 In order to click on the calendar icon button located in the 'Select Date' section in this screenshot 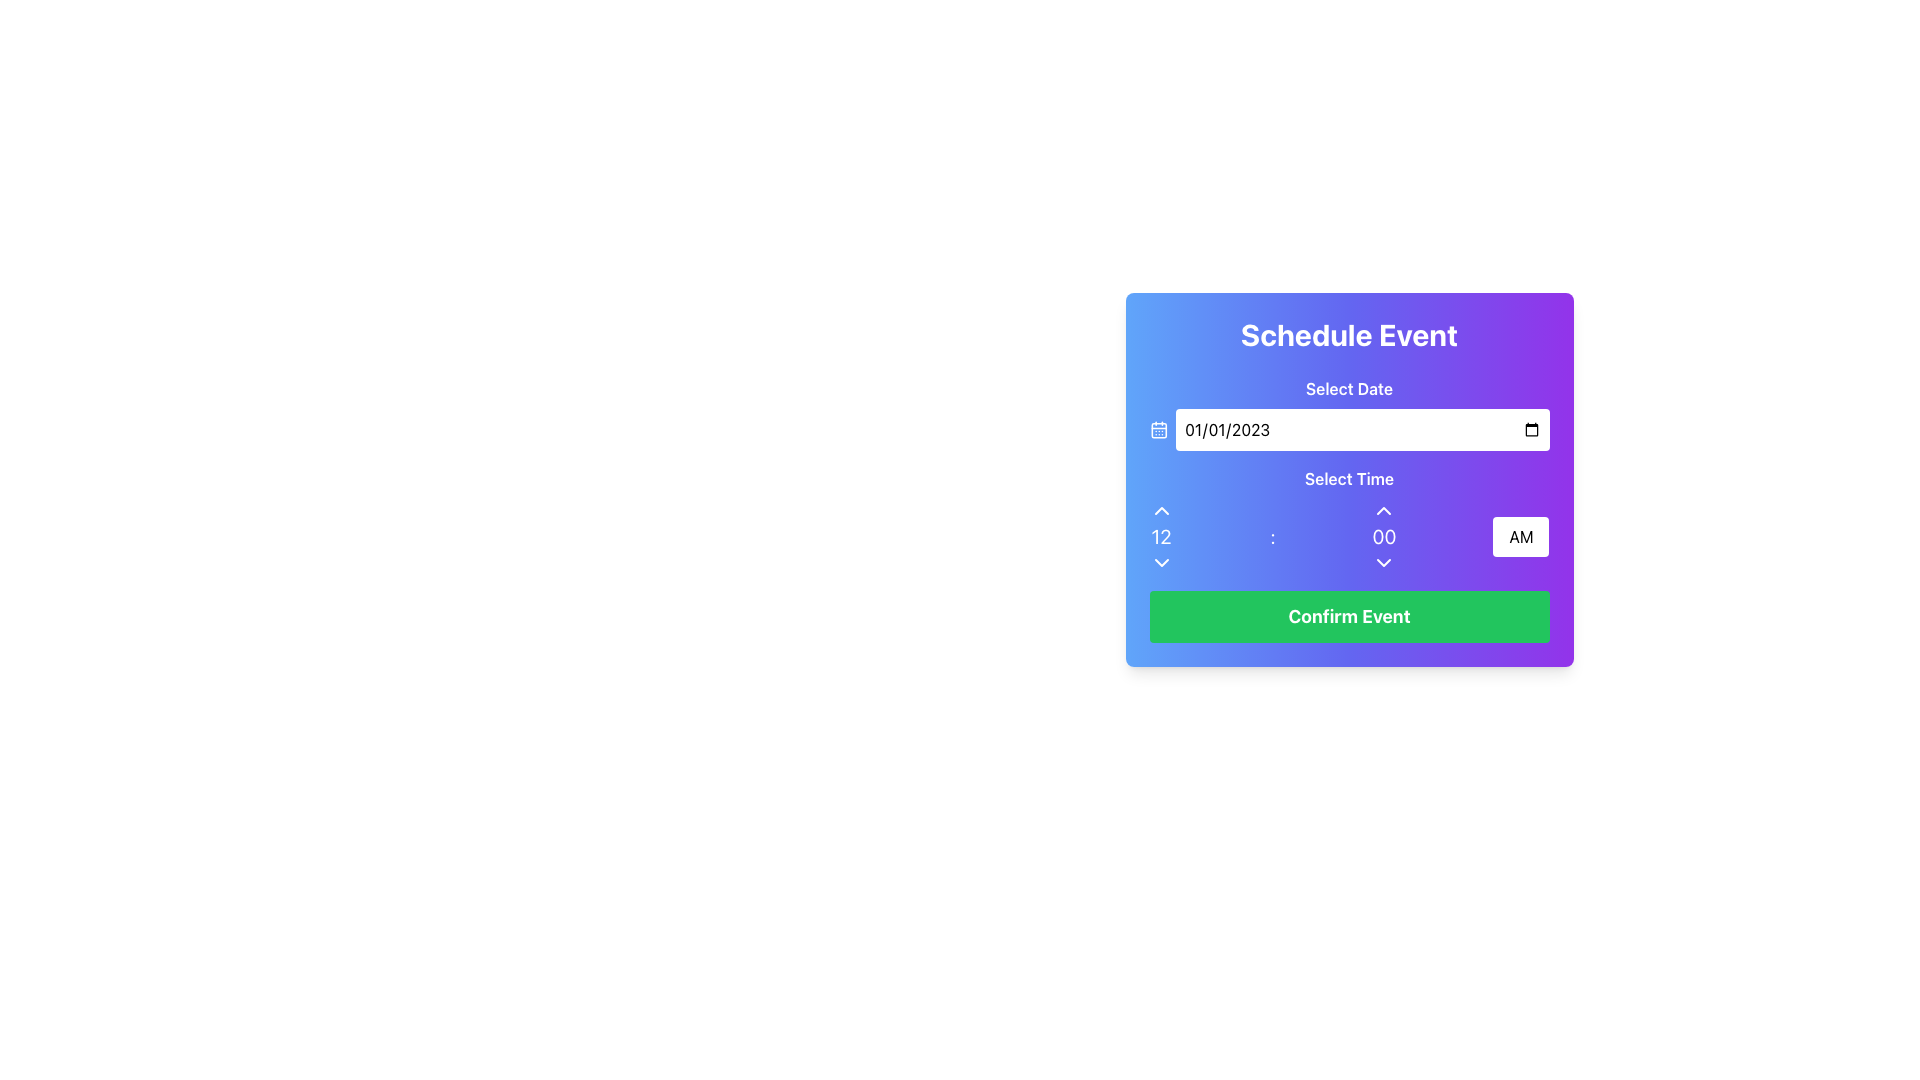, I will do `click(1158, 428)`.